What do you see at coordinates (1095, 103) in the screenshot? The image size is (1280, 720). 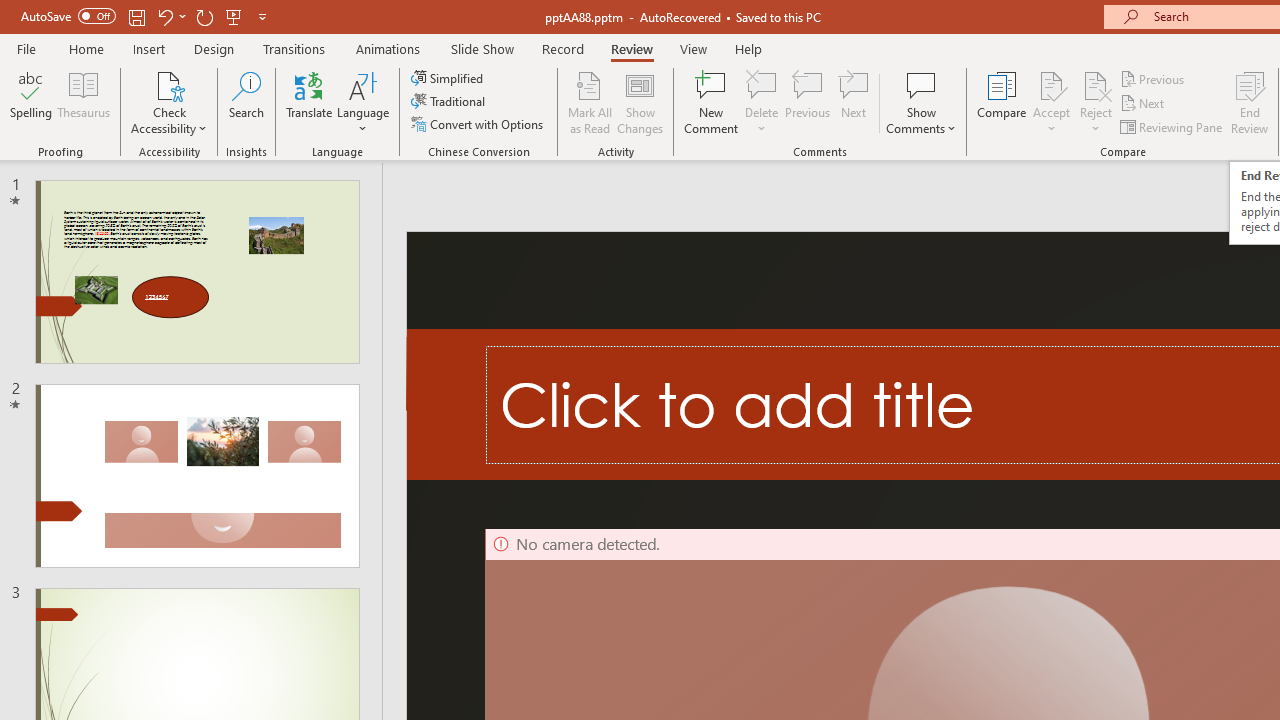 I see `'Reject'` at bounding box center [1095, 103].